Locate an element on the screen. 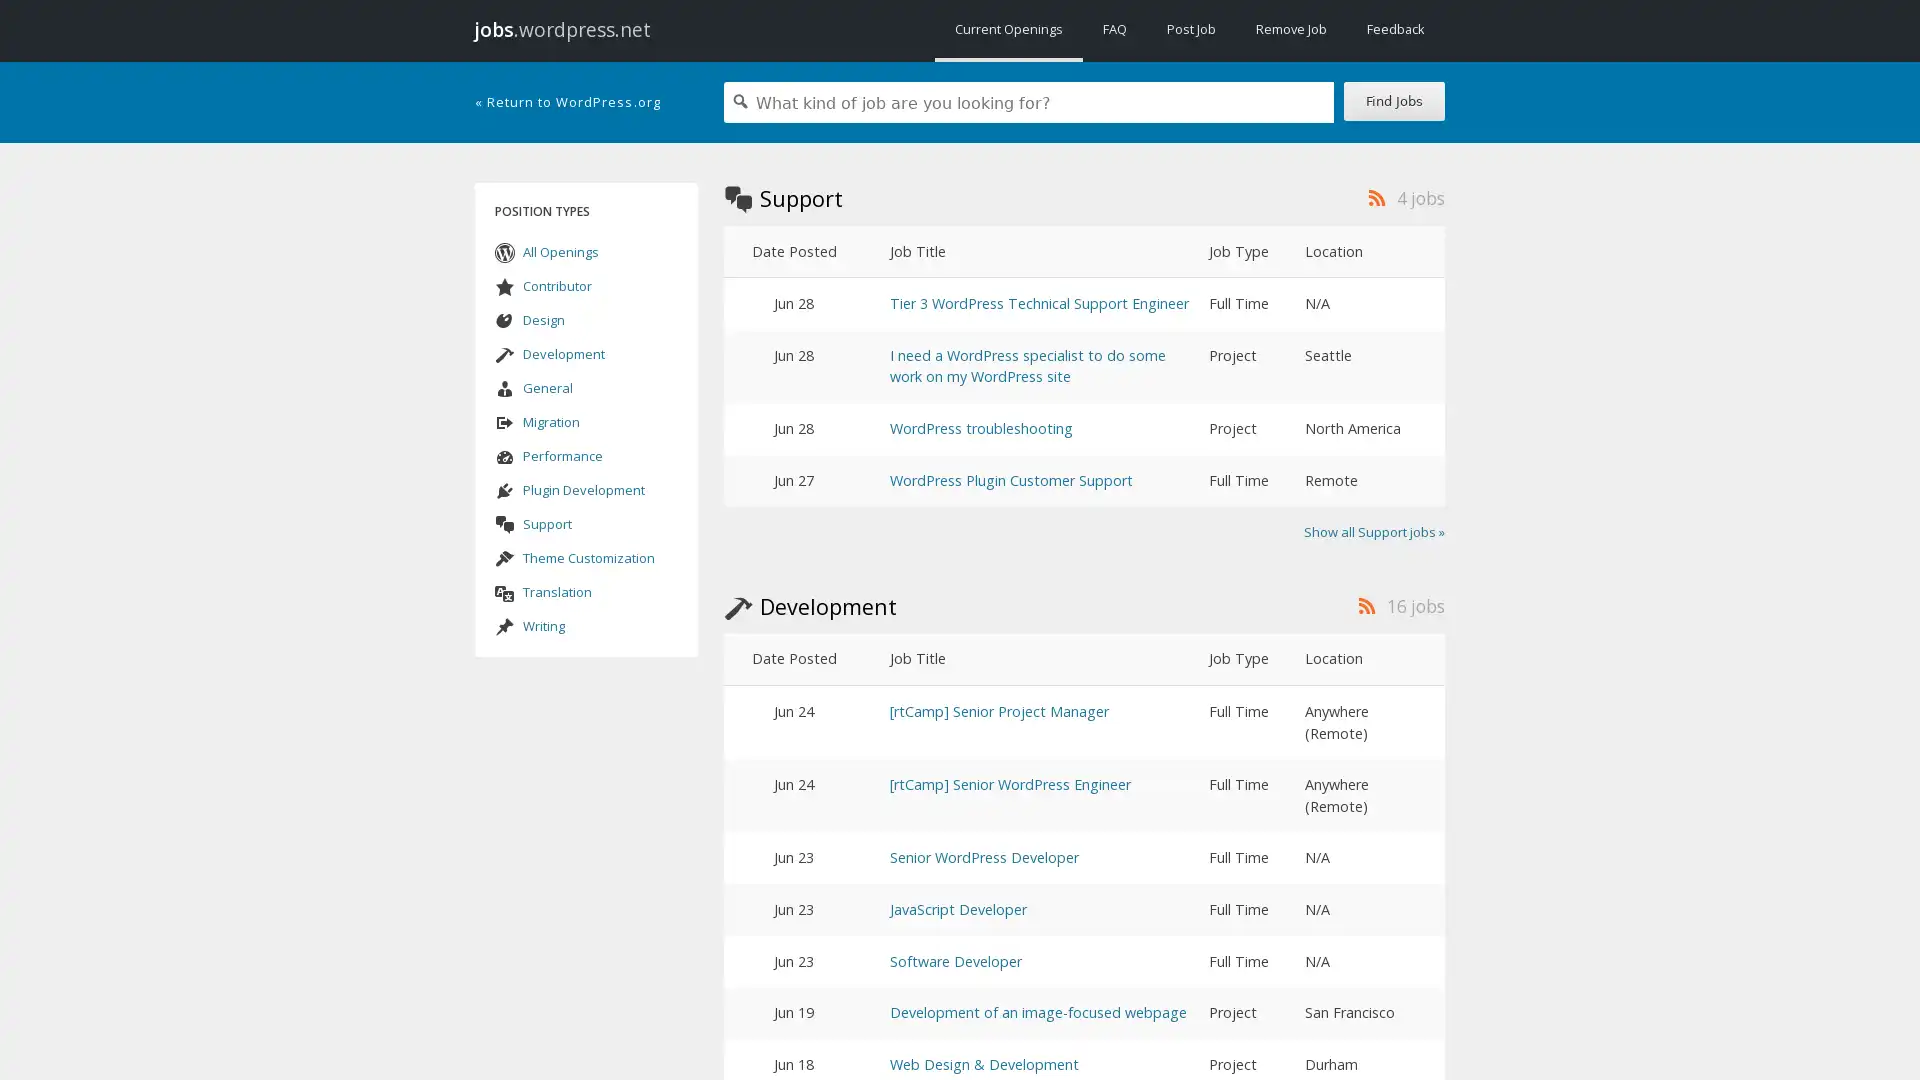 The width and height of the screenshot is (1920, 1080). Find Jobs is located at coordinates (1393, 100).